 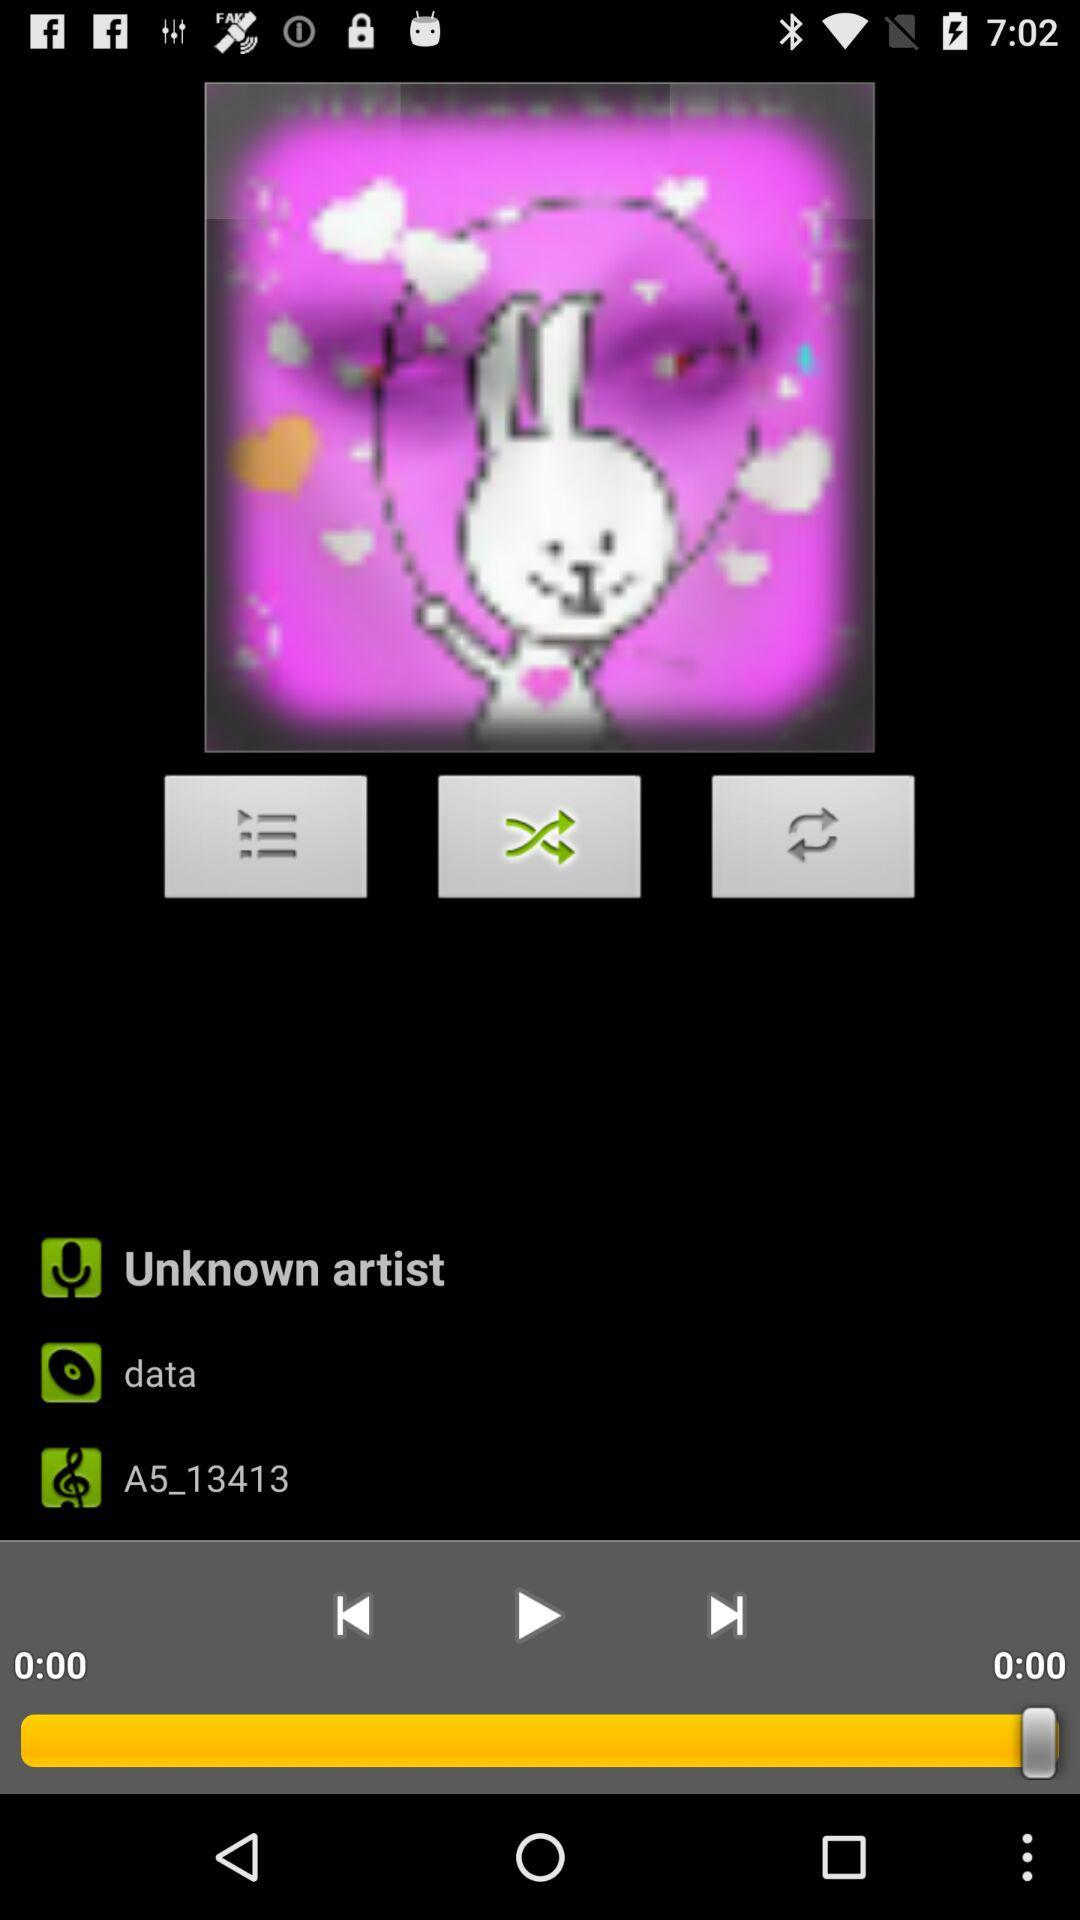 What do you see at coordinates (265, 842) in the screenshot?
I see `item above the unknown artist` at bounding box center [265, 842].